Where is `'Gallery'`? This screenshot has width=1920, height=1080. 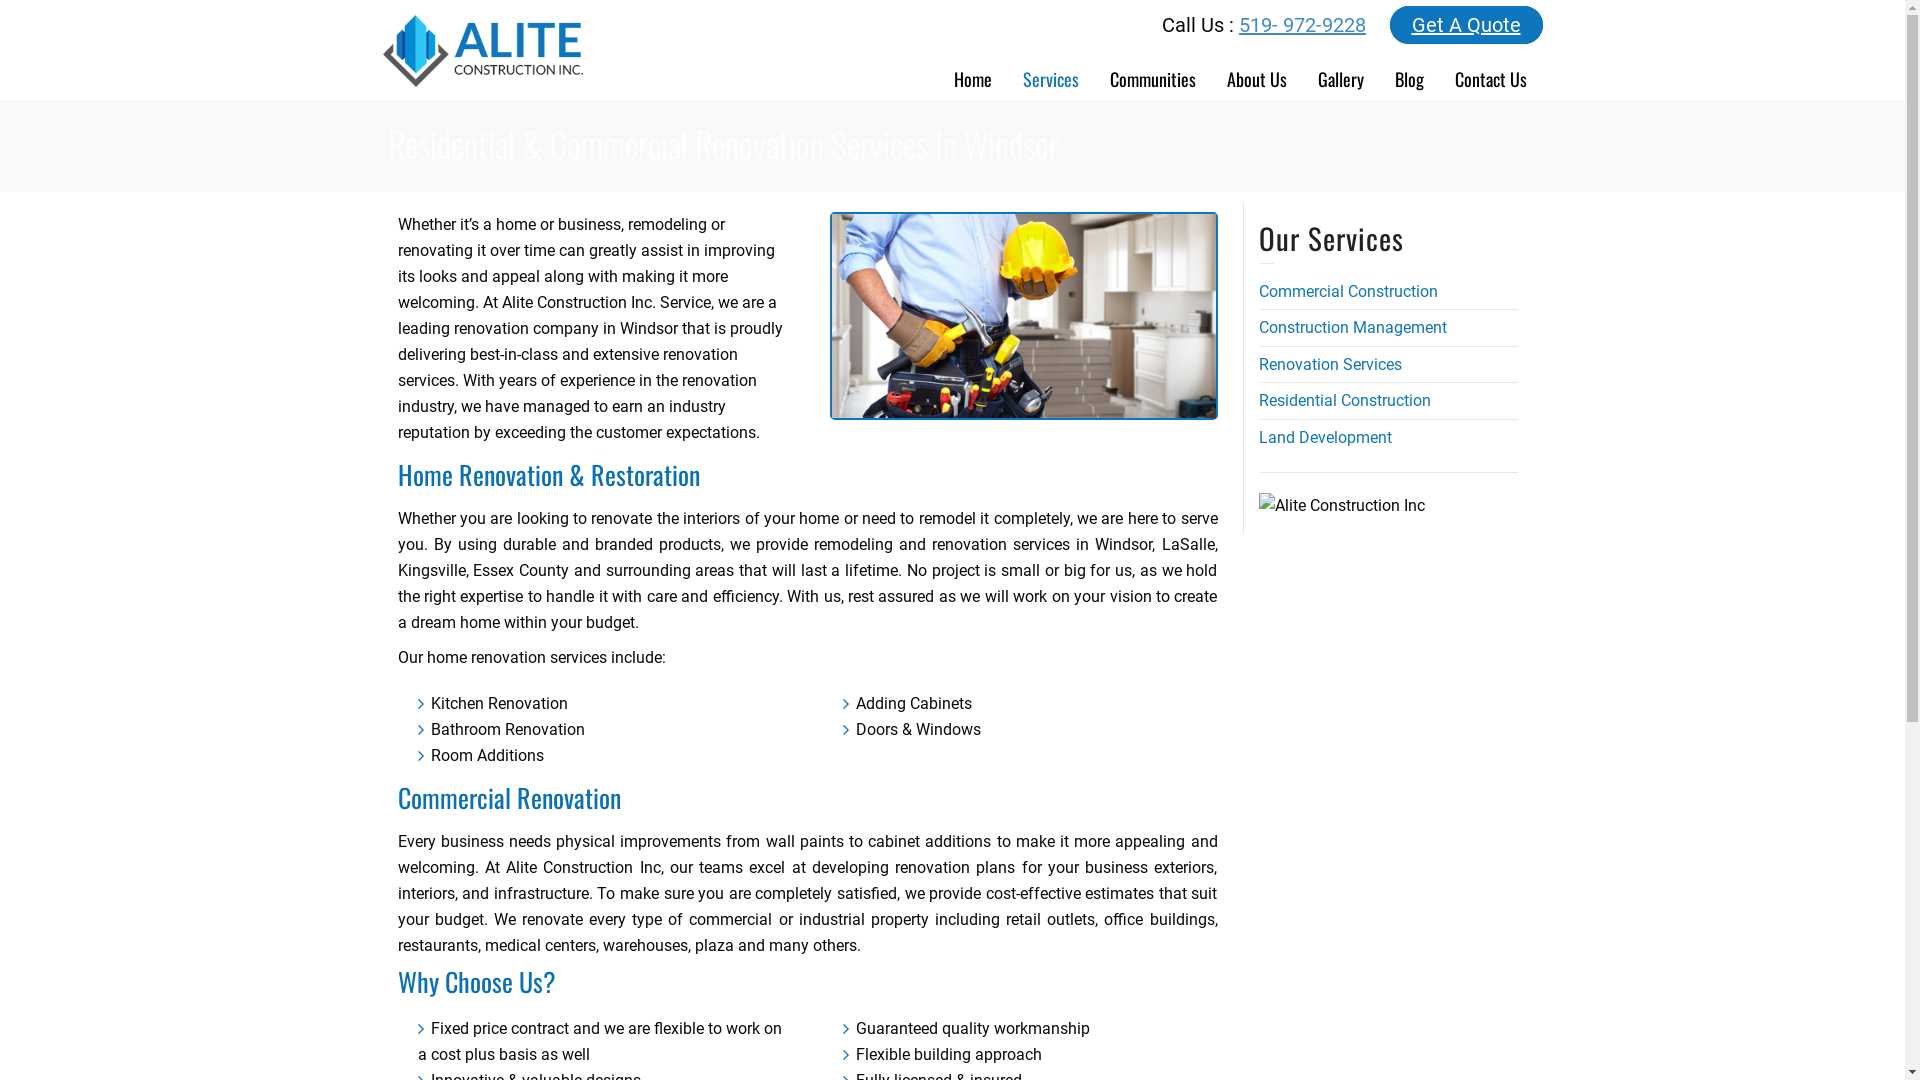
'Gallery' is located at coordinates (1340, 71).